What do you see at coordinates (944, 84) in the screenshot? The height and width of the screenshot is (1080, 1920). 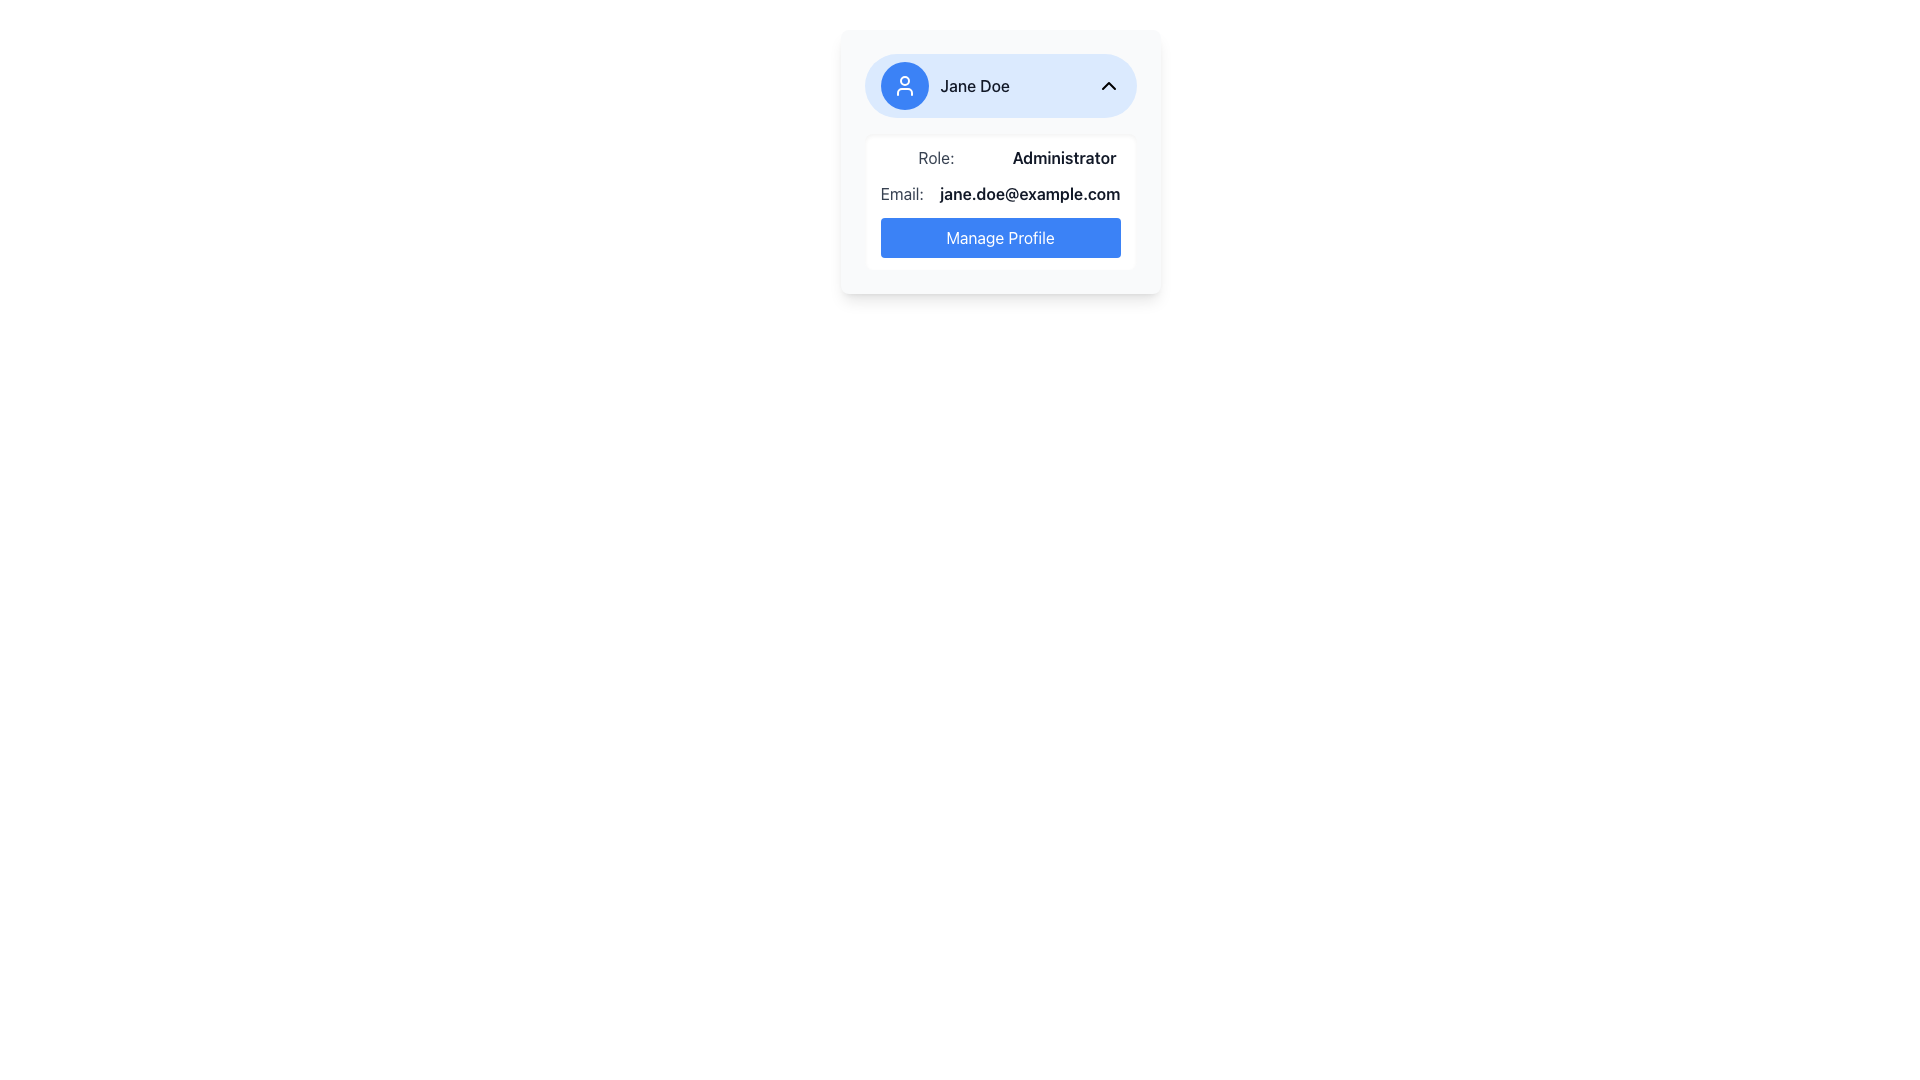 I see `the text label 'Jane Doe' which is aligned to the right of a circular blue user icon, styled in bold and dark gray, within a light blue background` at bounding box center [944, 84].